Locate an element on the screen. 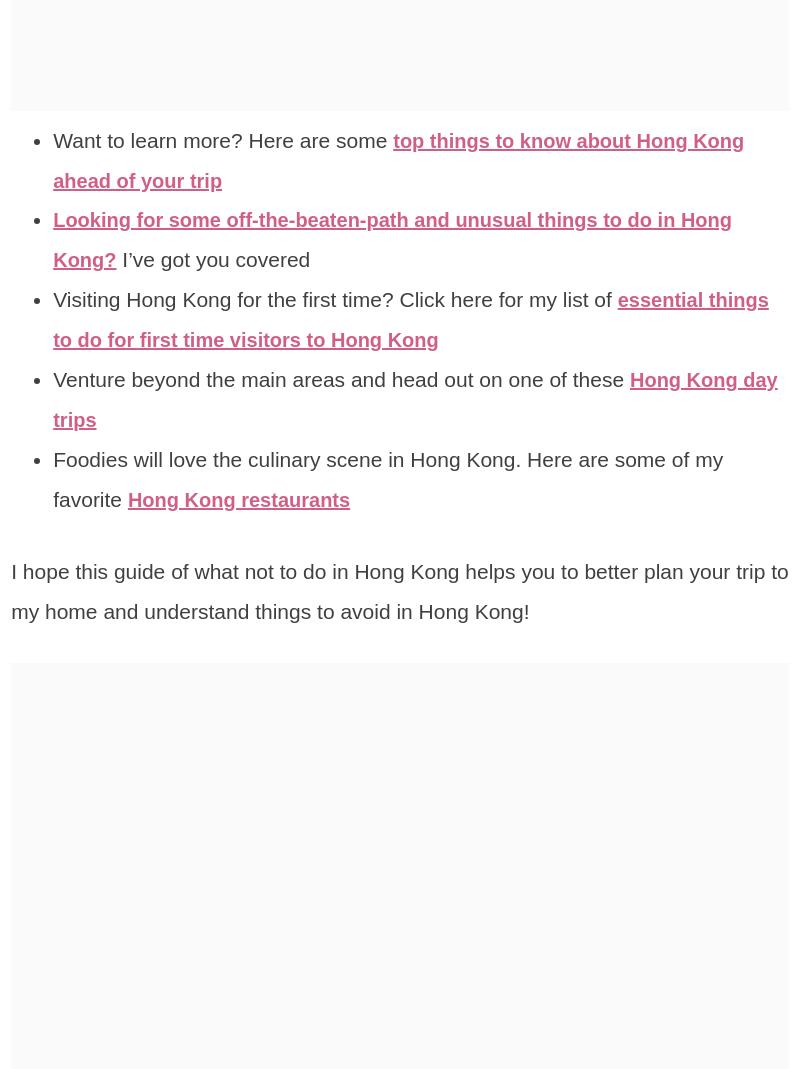 The width and height of the screenshot is (800, 1069). 'Looking for some off-the-beaten-path and unusual things to do in Hong Kong?' is located at coordinates (408, 238).